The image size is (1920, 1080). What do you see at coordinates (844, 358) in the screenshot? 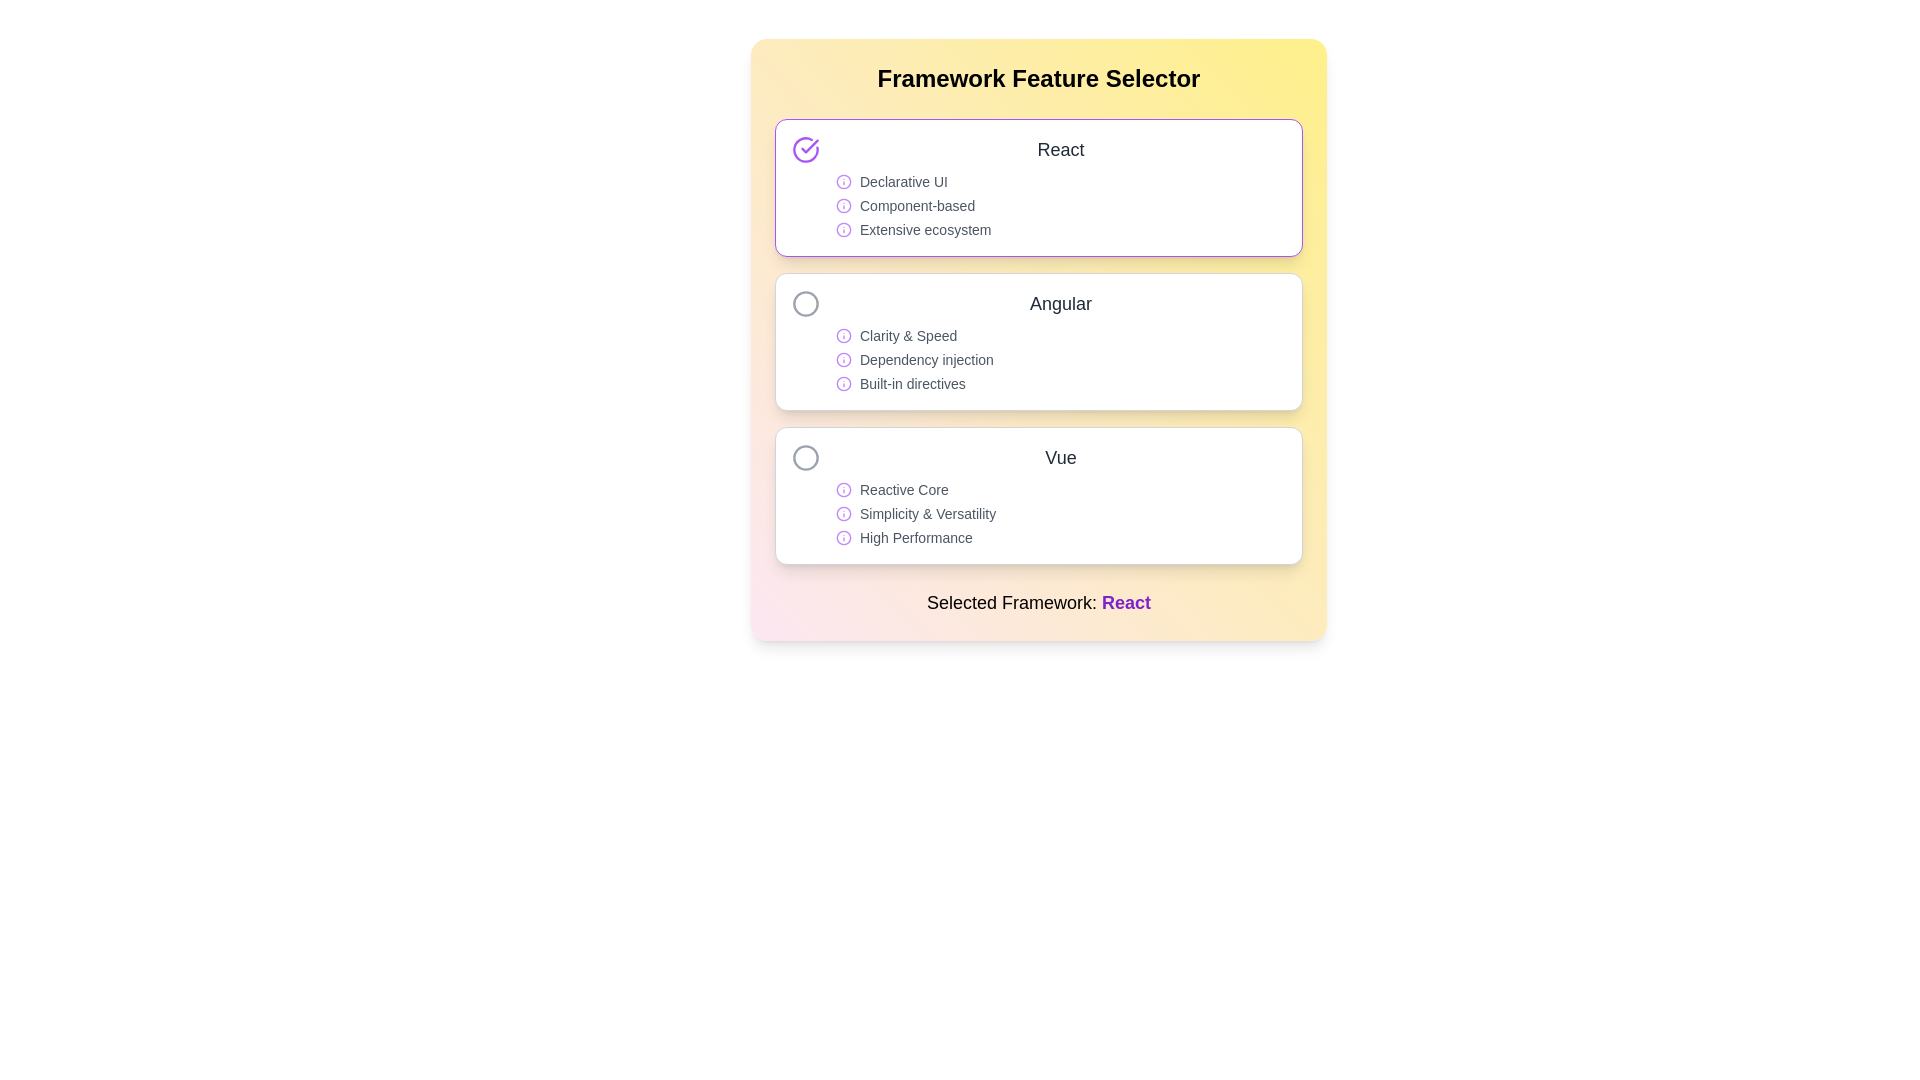
I see `the purple circular icon located to the left of the text 'Dependency injection' in the Angular feature section of the Framework Feature Selector interface` at bounding box center [844, 358].